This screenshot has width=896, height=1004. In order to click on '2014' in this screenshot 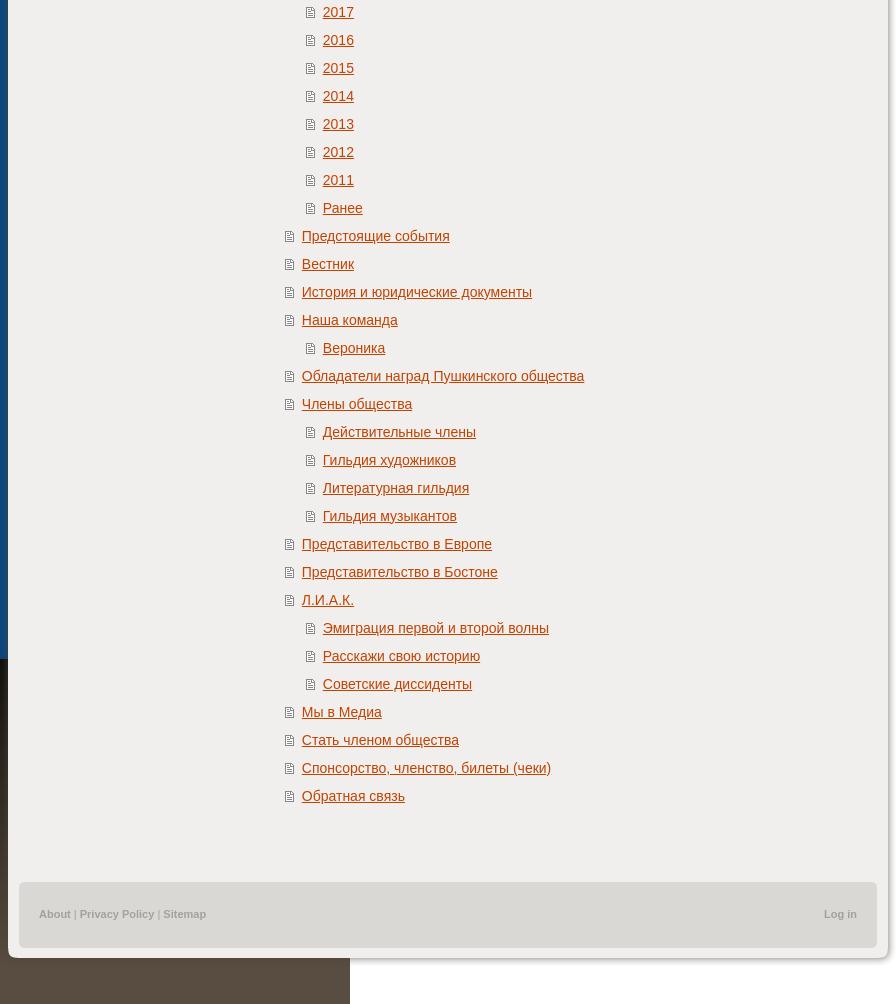, I will do `click(337, 94)`.